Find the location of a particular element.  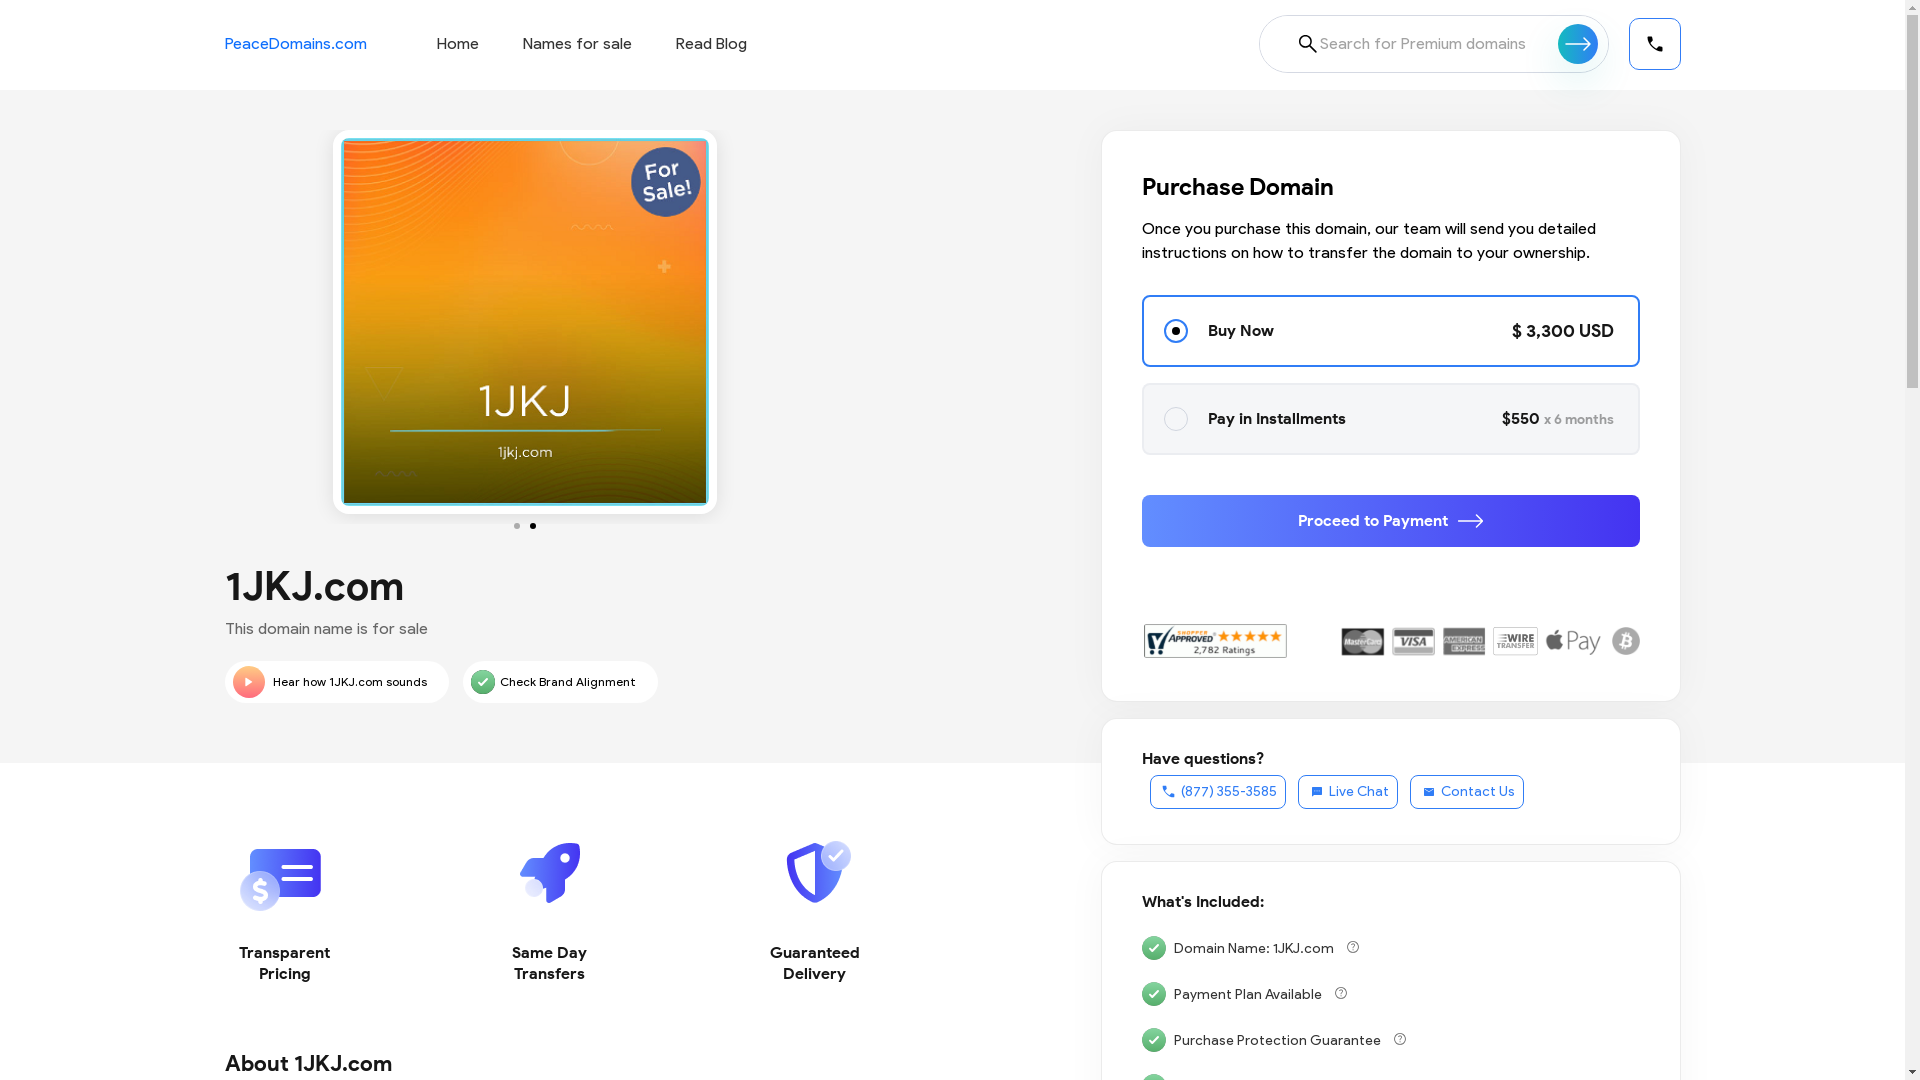

'Read Blog' is located at coordinates (676, 43).